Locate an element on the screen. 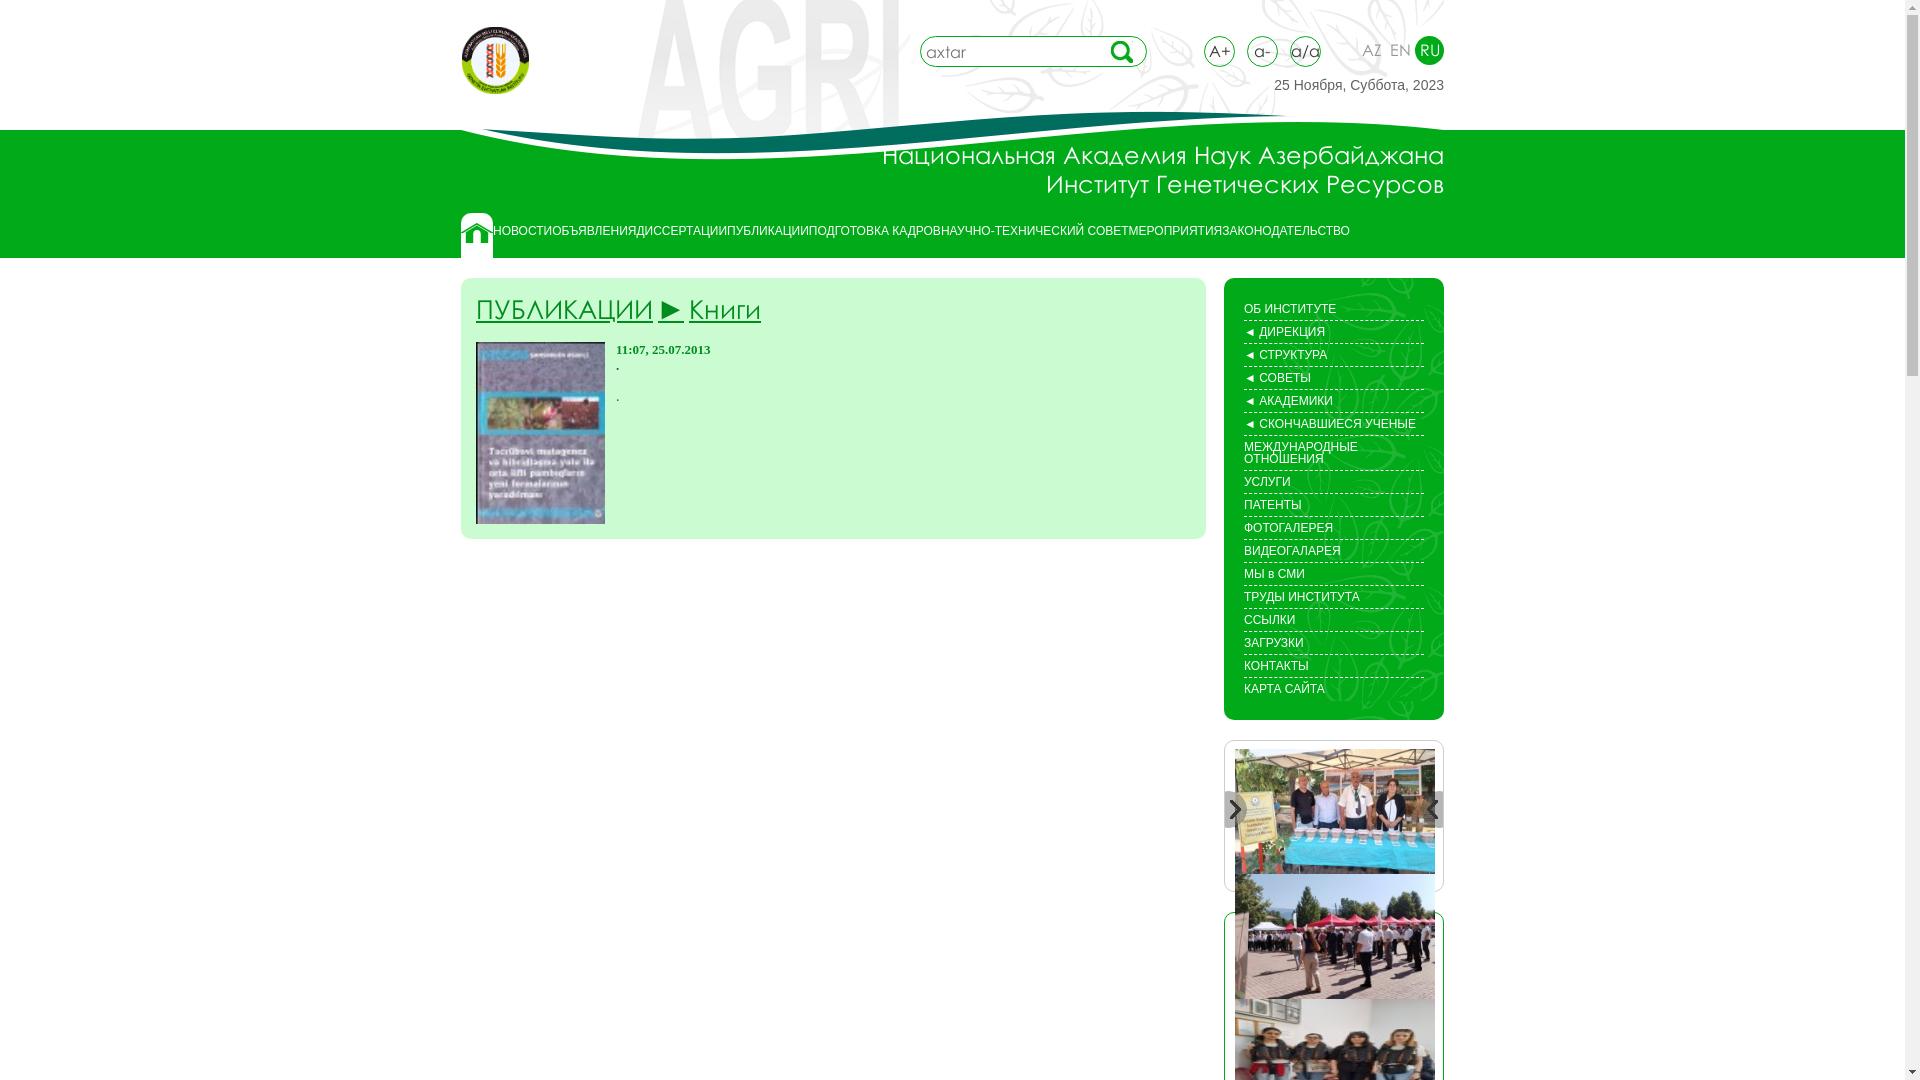 This screenshot has height=1080, width=1920. 'search' is located at coordinates (1122, 50).